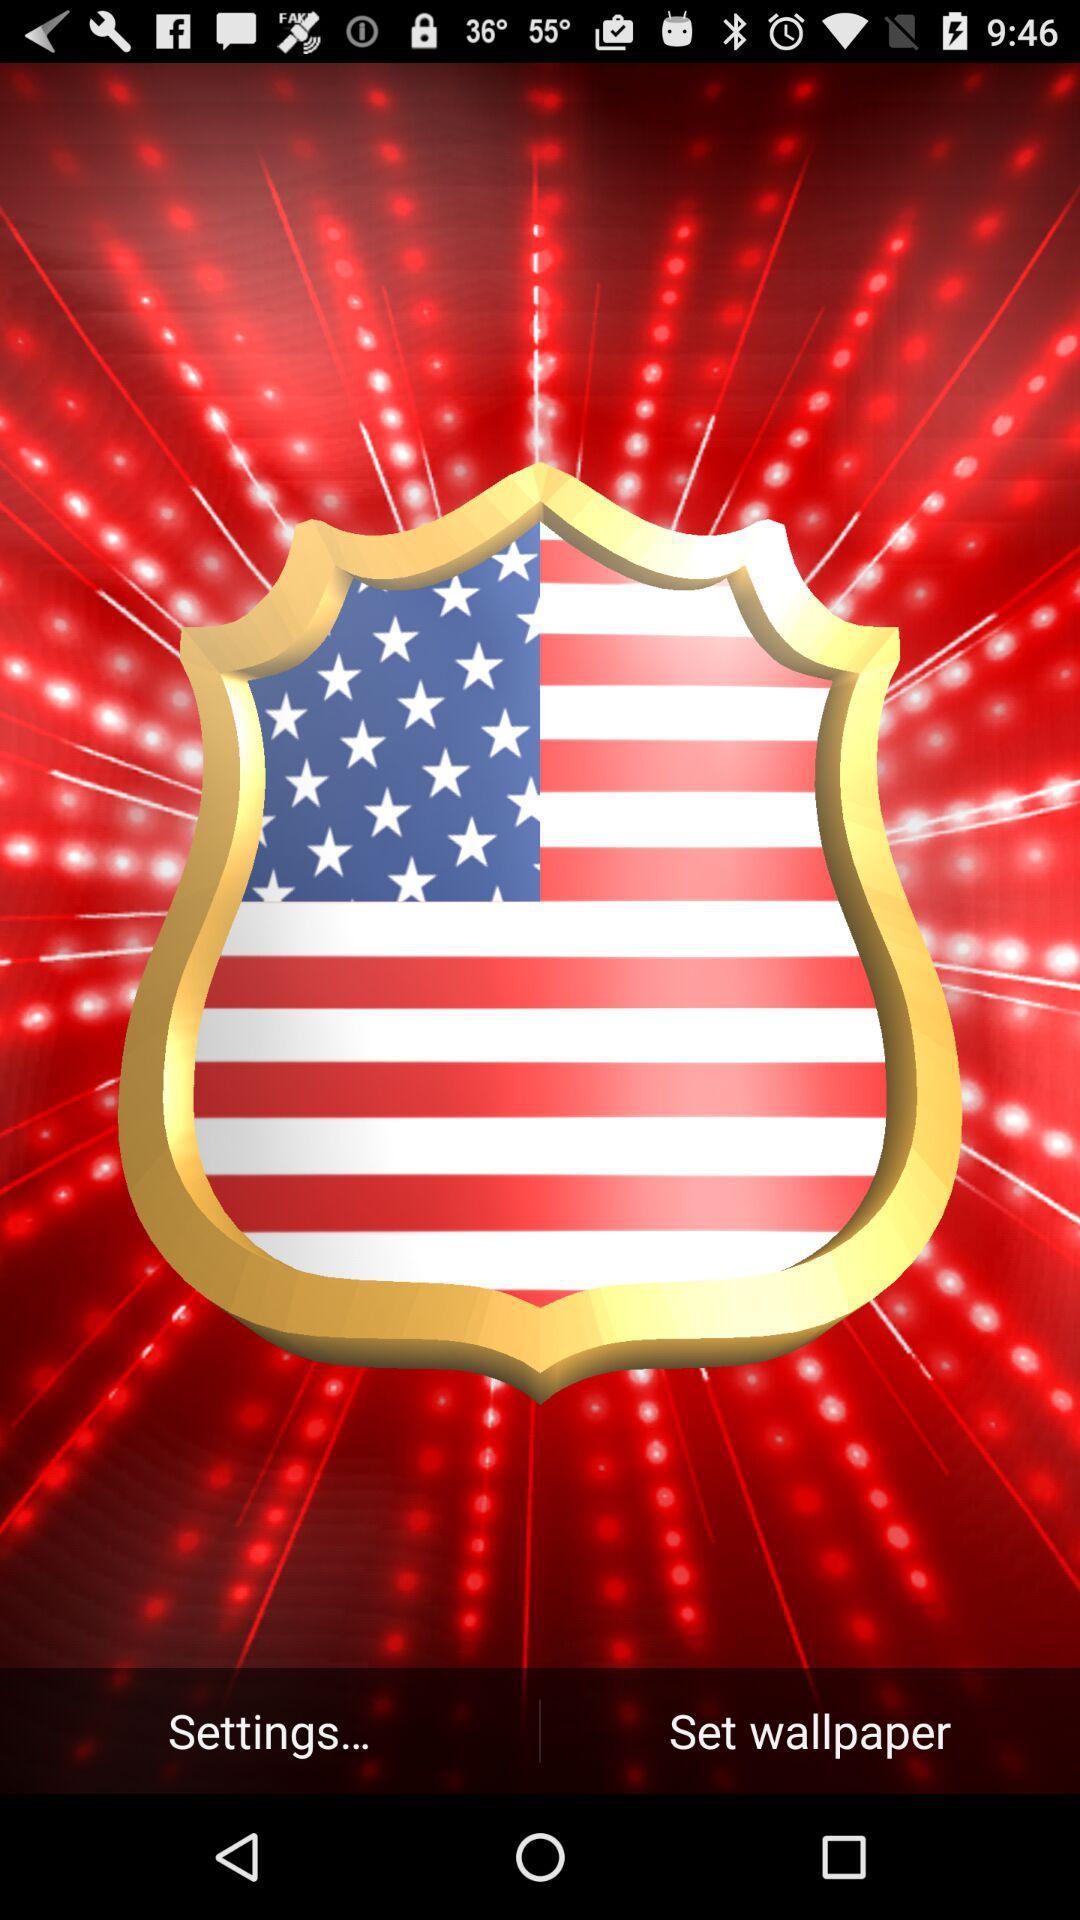 The height and width of the screenshot is (1920, 1080). Describe the element at coordinates (810, 1730) in the screenshot. I see `the icon at the bottom right corner` at that location.